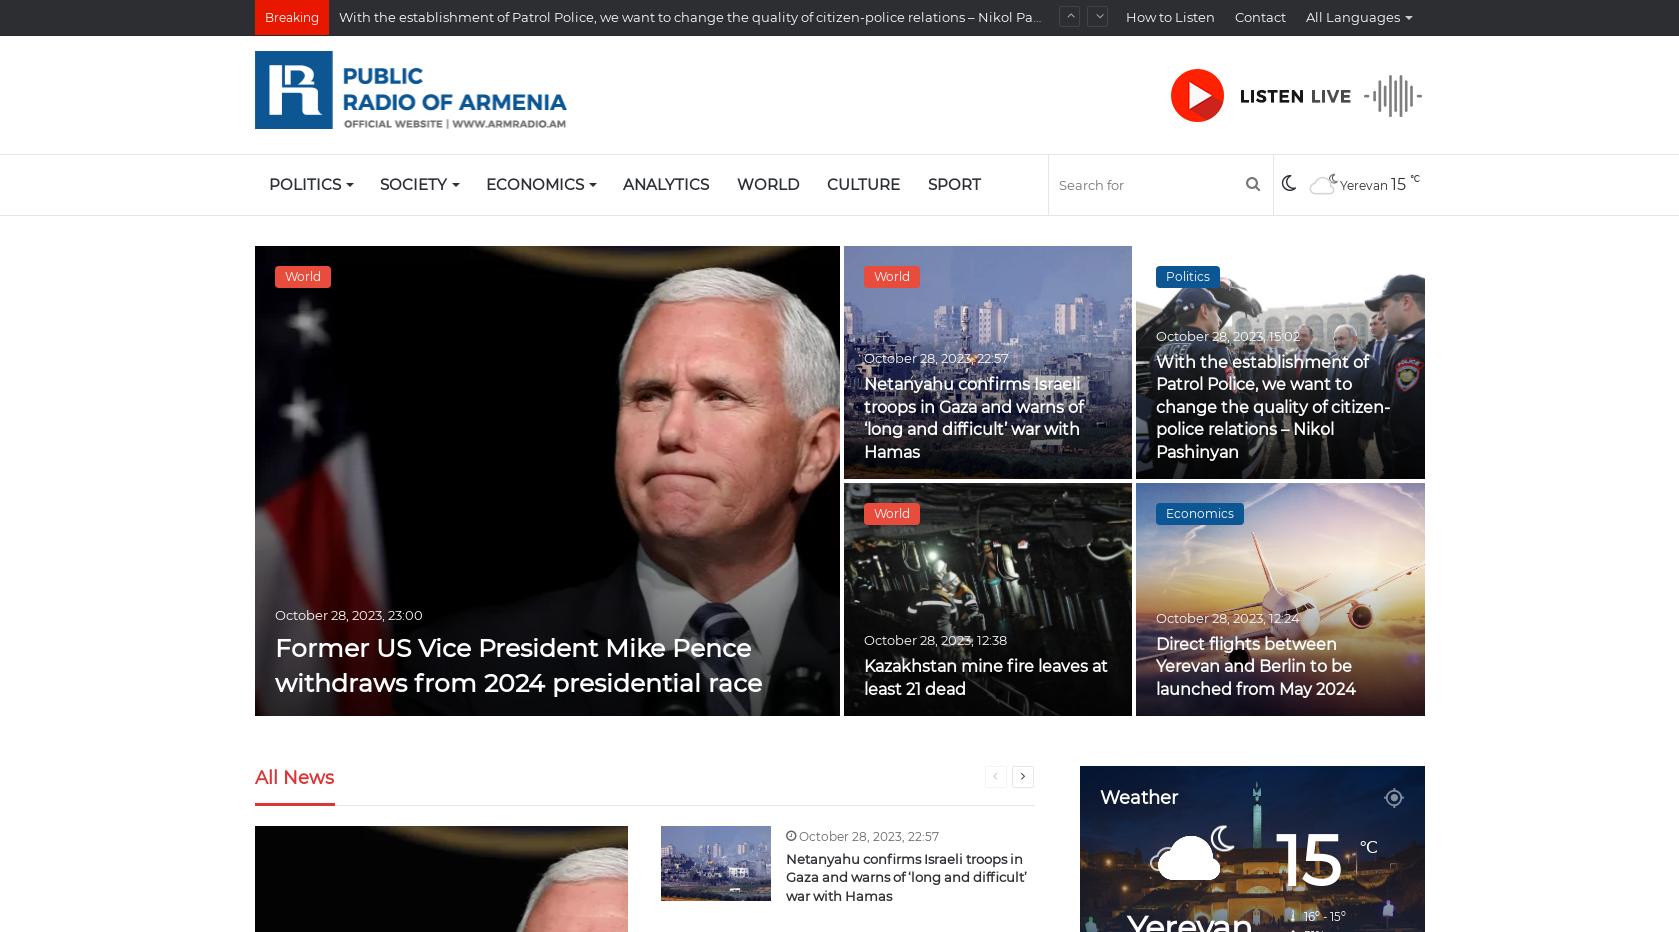 Image resolution: width=1679 pixels, height=932 pixels. What do you see at coordinates (1227, 335) in the screenshot?
I see `'October 28, 2023, 15:02'` at bounding box center [1227, 335].